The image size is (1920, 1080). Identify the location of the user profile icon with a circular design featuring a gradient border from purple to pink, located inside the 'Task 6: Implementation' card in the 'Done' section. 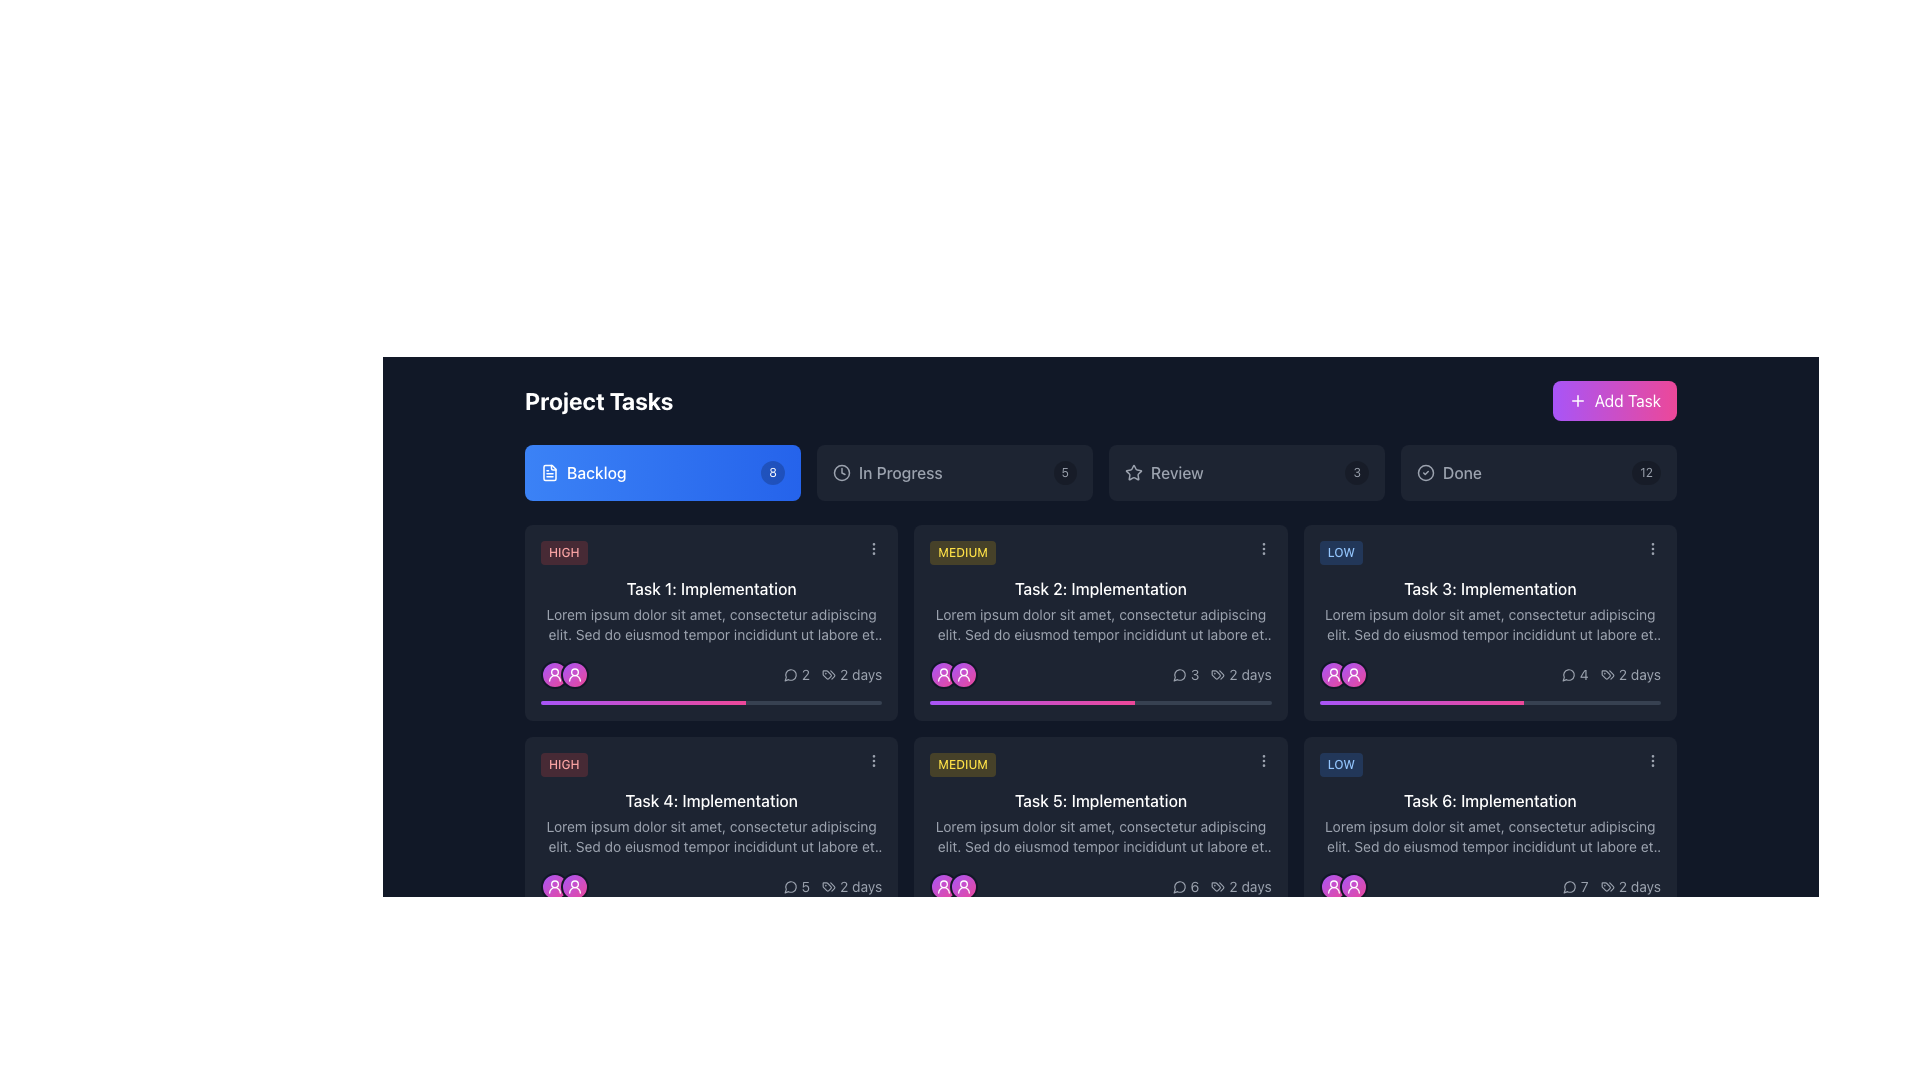
(1353, 886).